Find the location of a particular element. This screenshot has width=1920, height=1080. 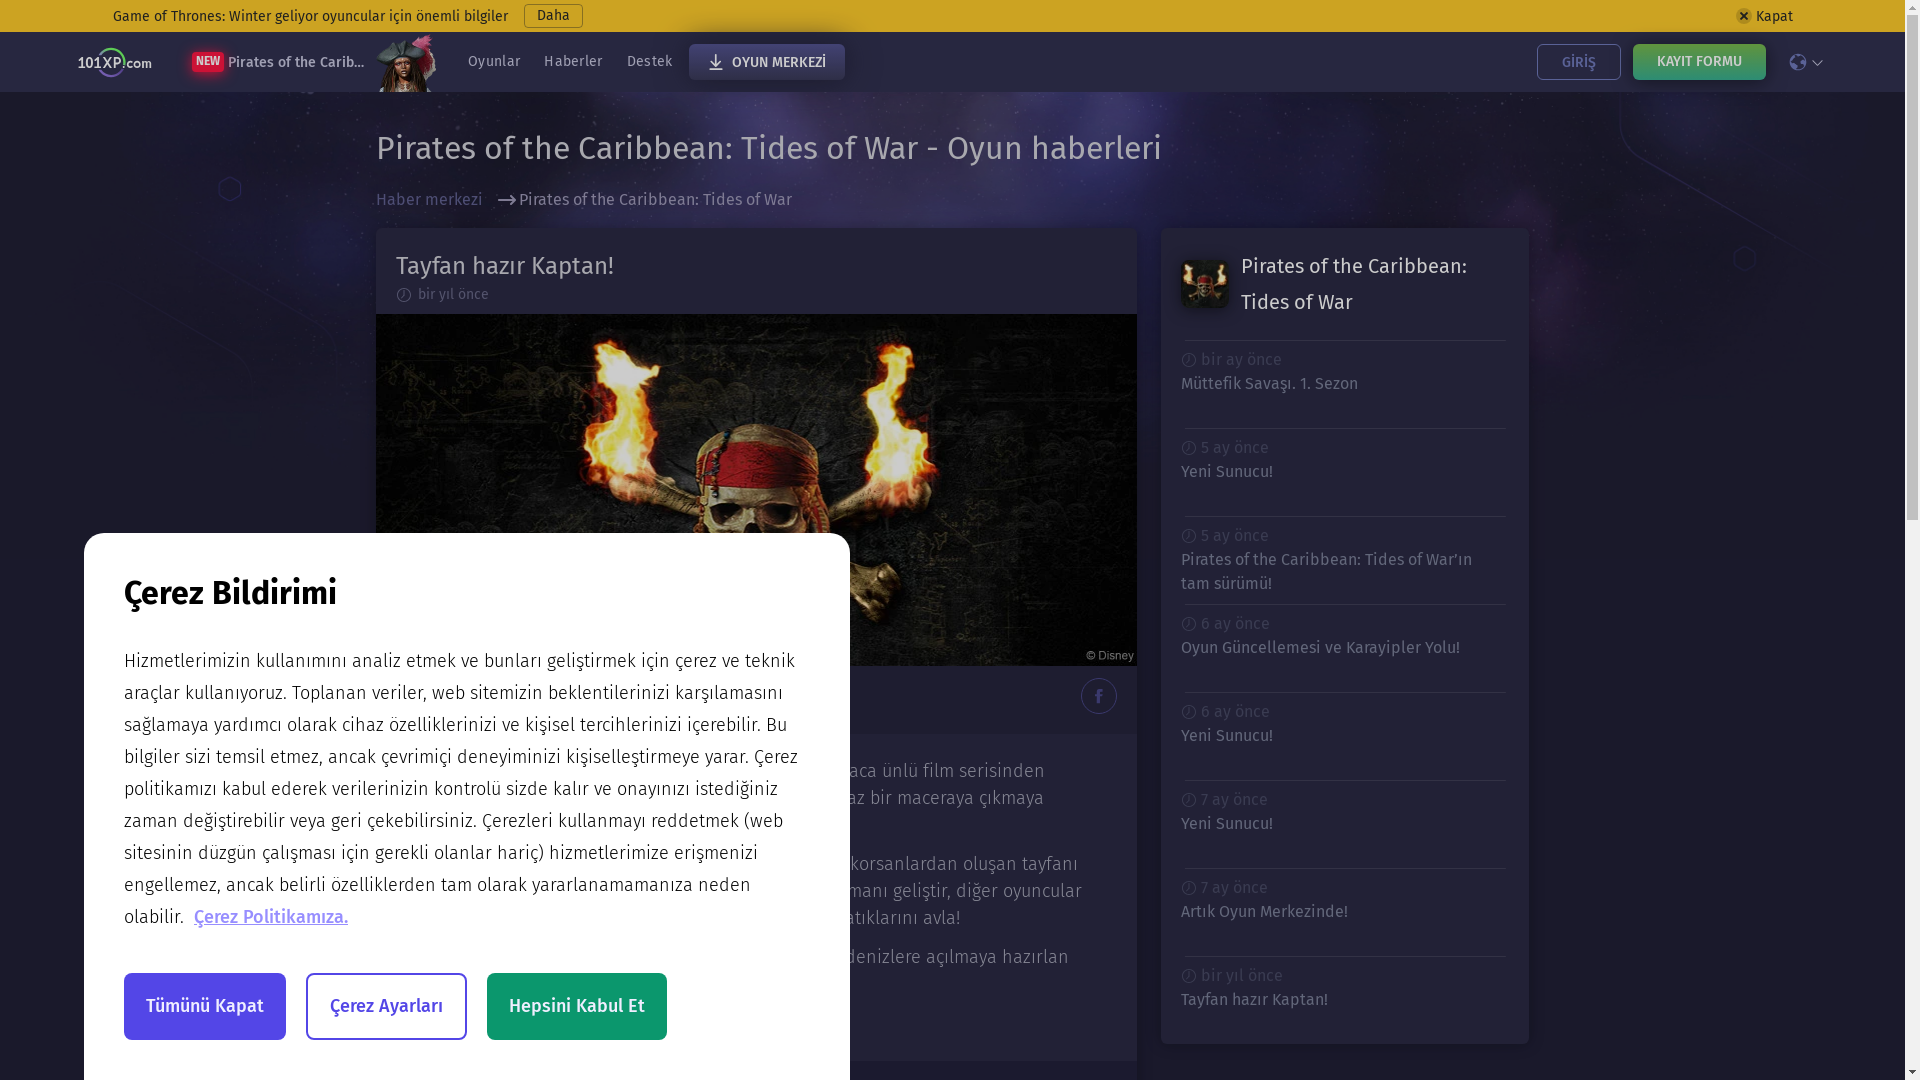

'NEW is located at coordinates (312, 60).